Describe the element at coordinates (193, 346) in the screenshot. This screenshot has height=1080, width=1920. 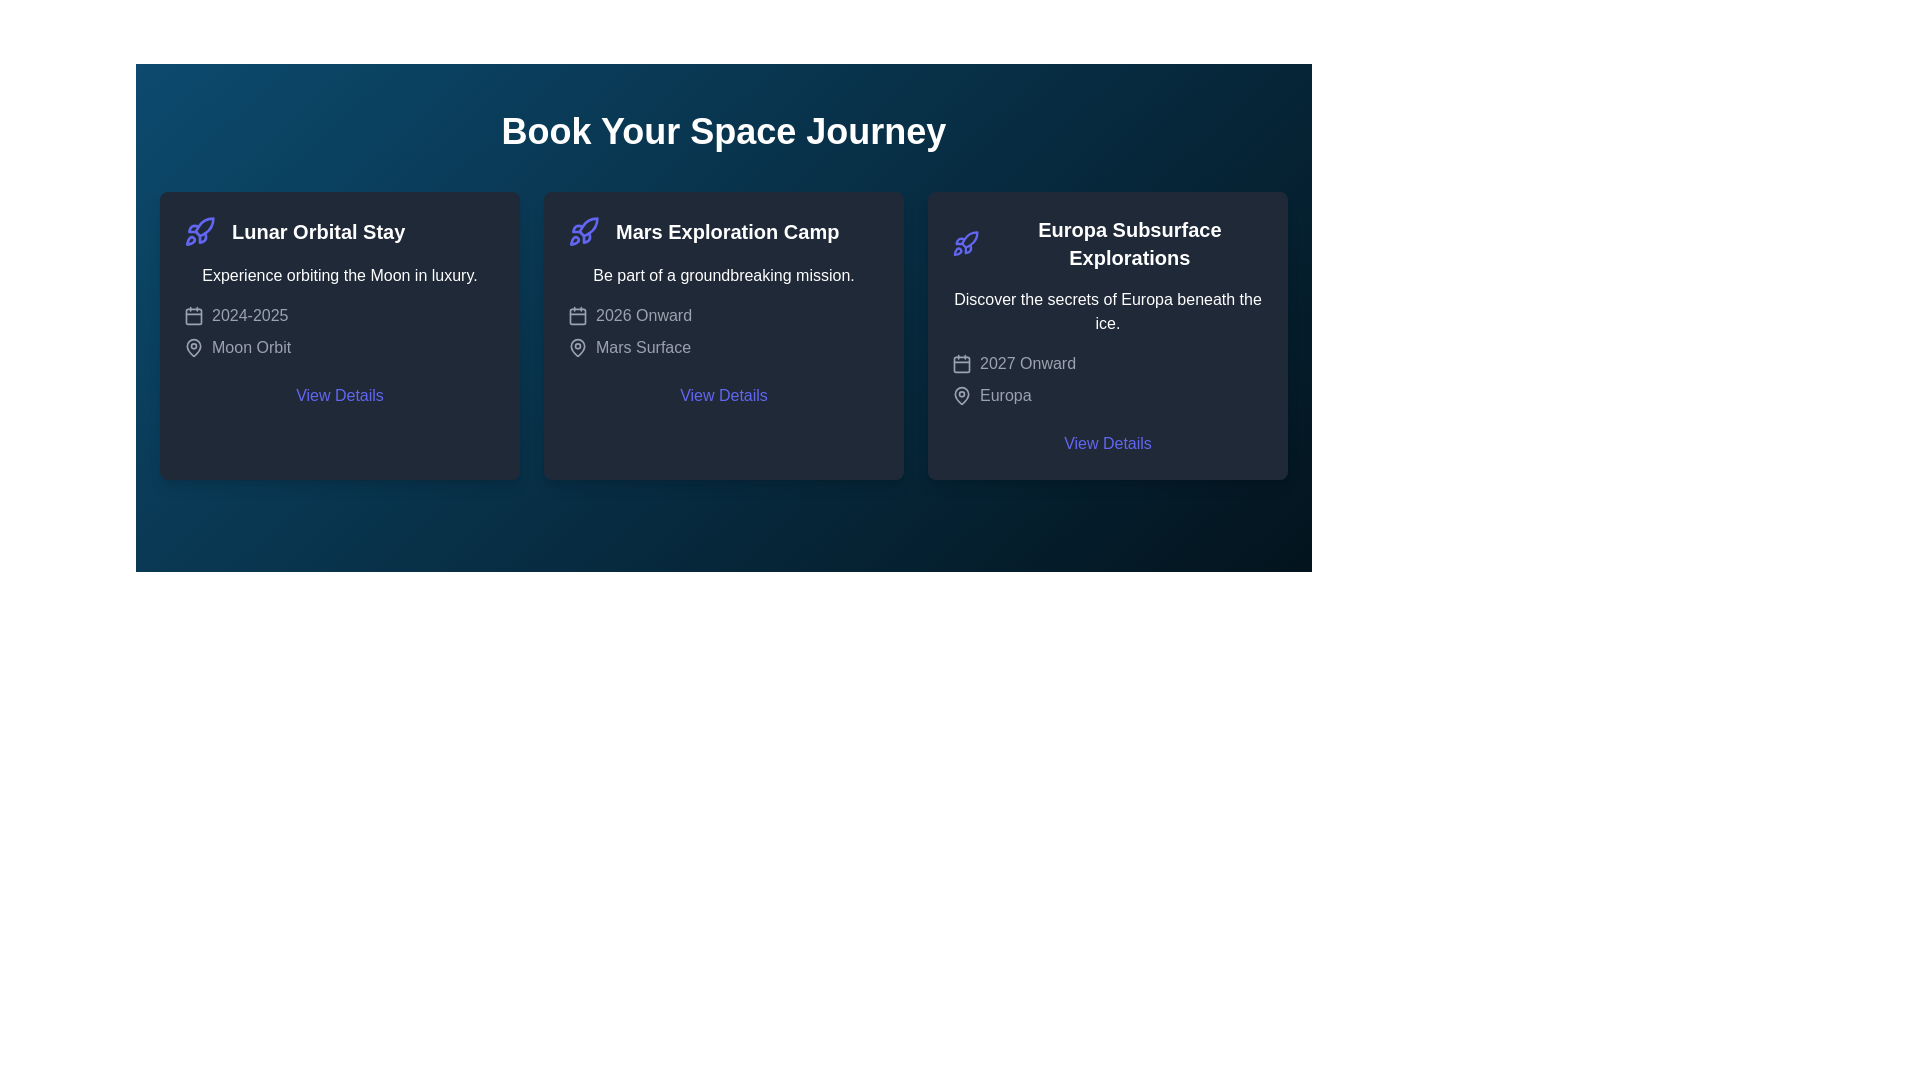
I see `the gray outlined location pin icon next to the text 'Moon Orbit' in the 'Lunar Orbital Stay' section` at that location.